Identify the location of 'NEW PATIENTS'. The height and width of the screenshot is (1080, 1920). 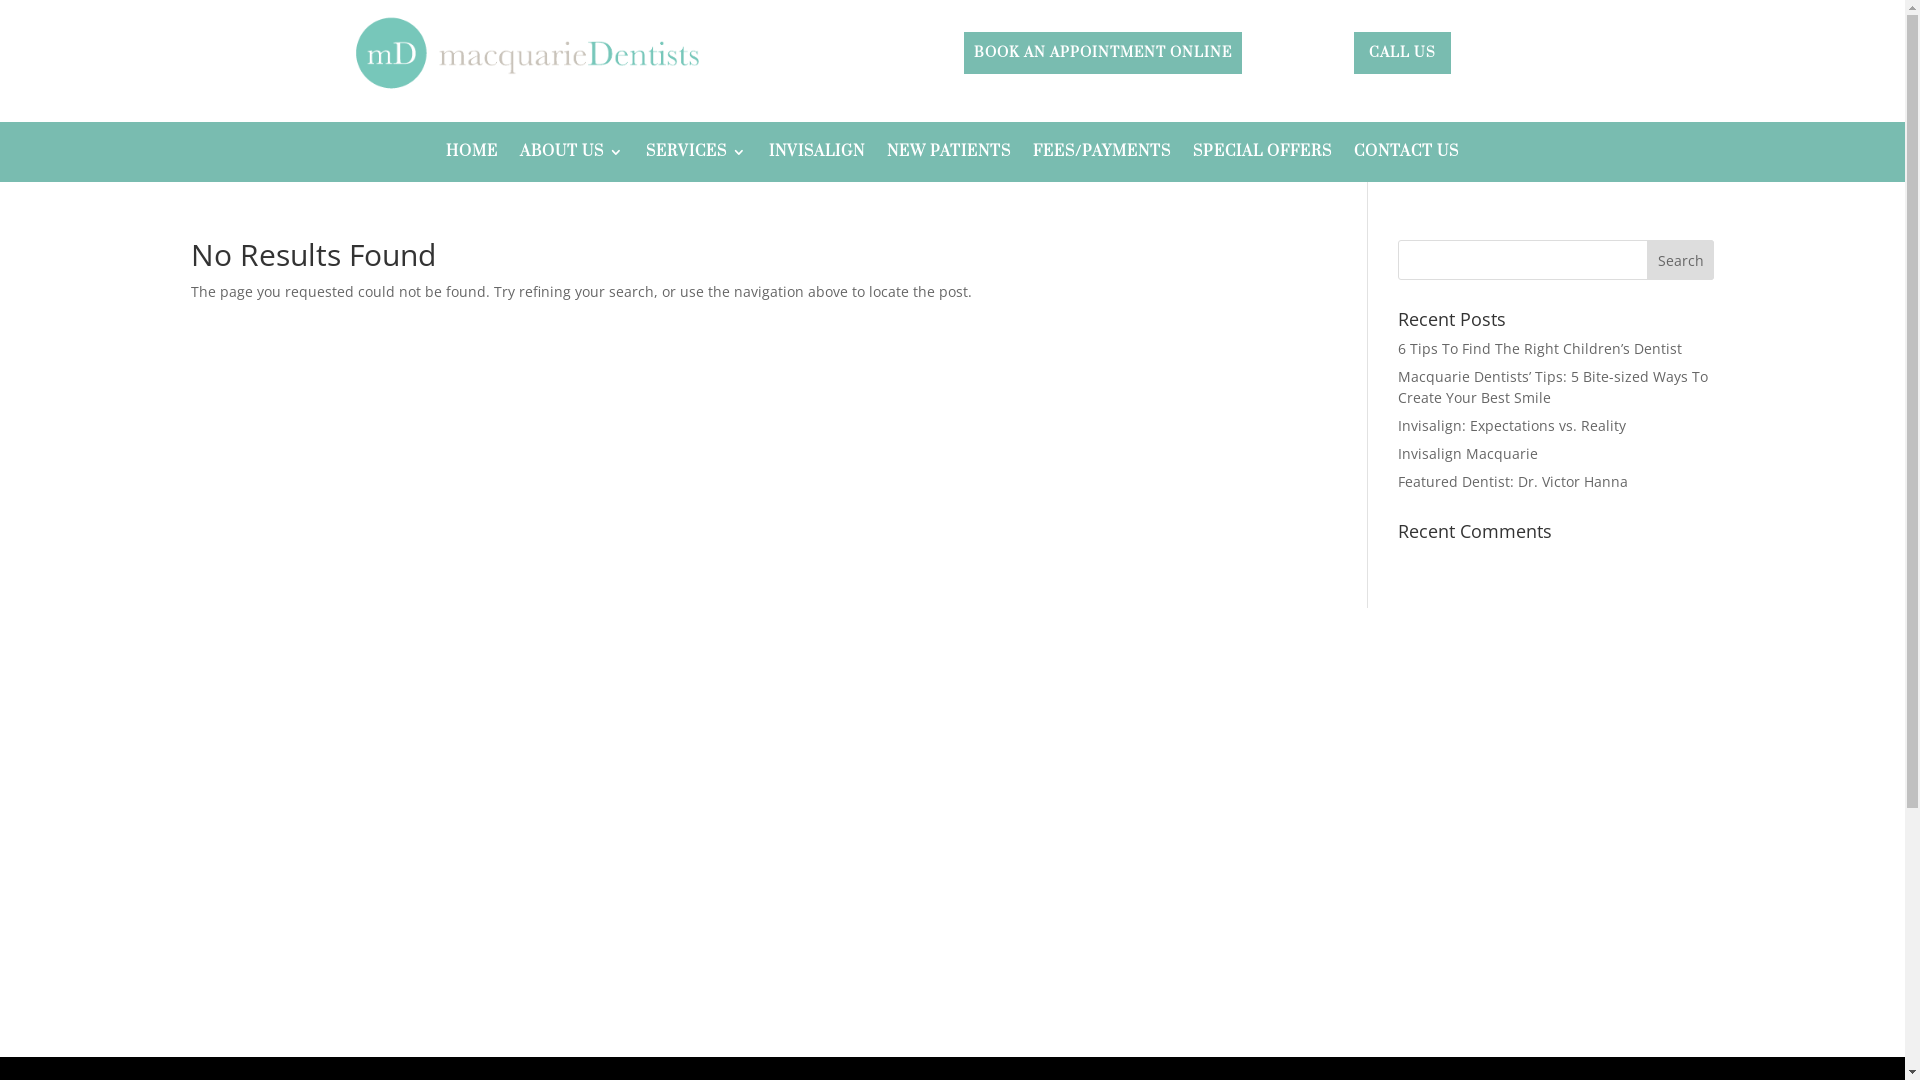
(886, 154).